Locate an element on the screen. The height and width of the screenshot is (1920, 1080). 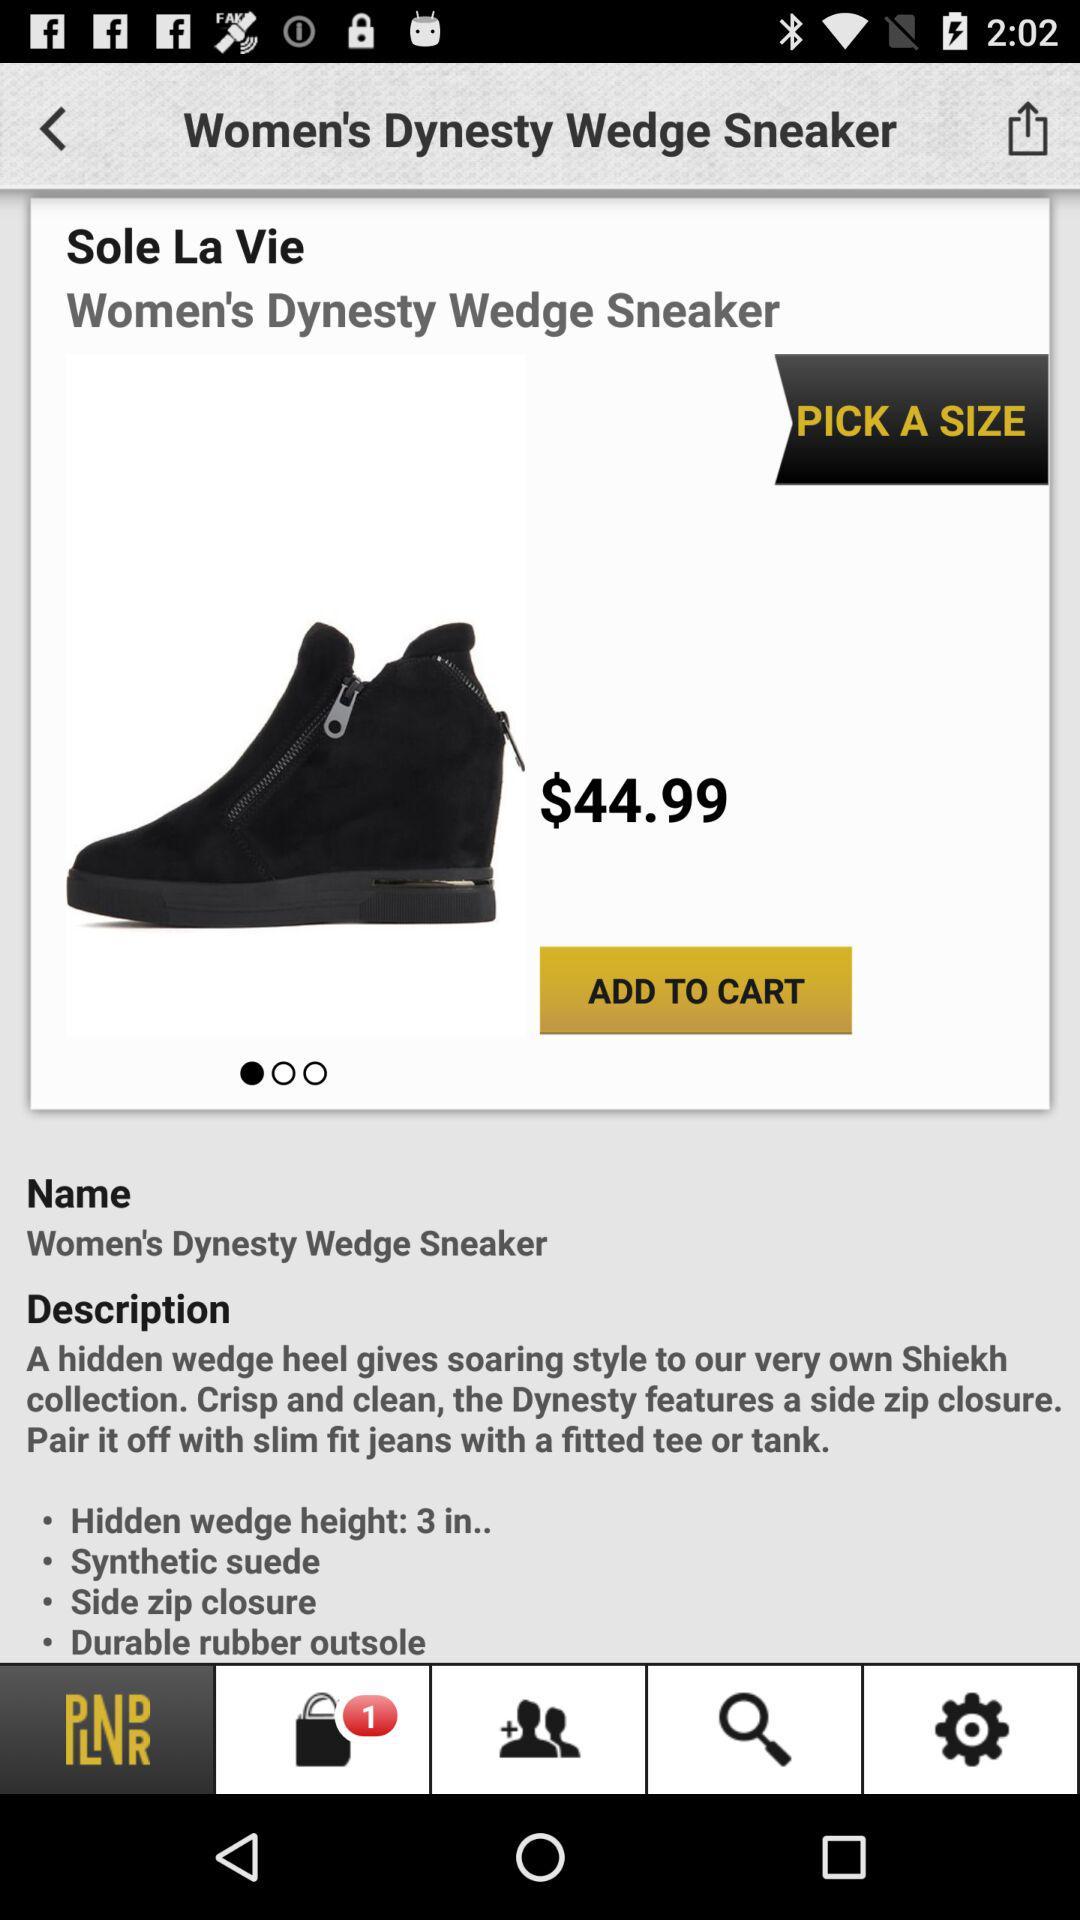
the app below $44.99 is located at coordinates (694, 990).